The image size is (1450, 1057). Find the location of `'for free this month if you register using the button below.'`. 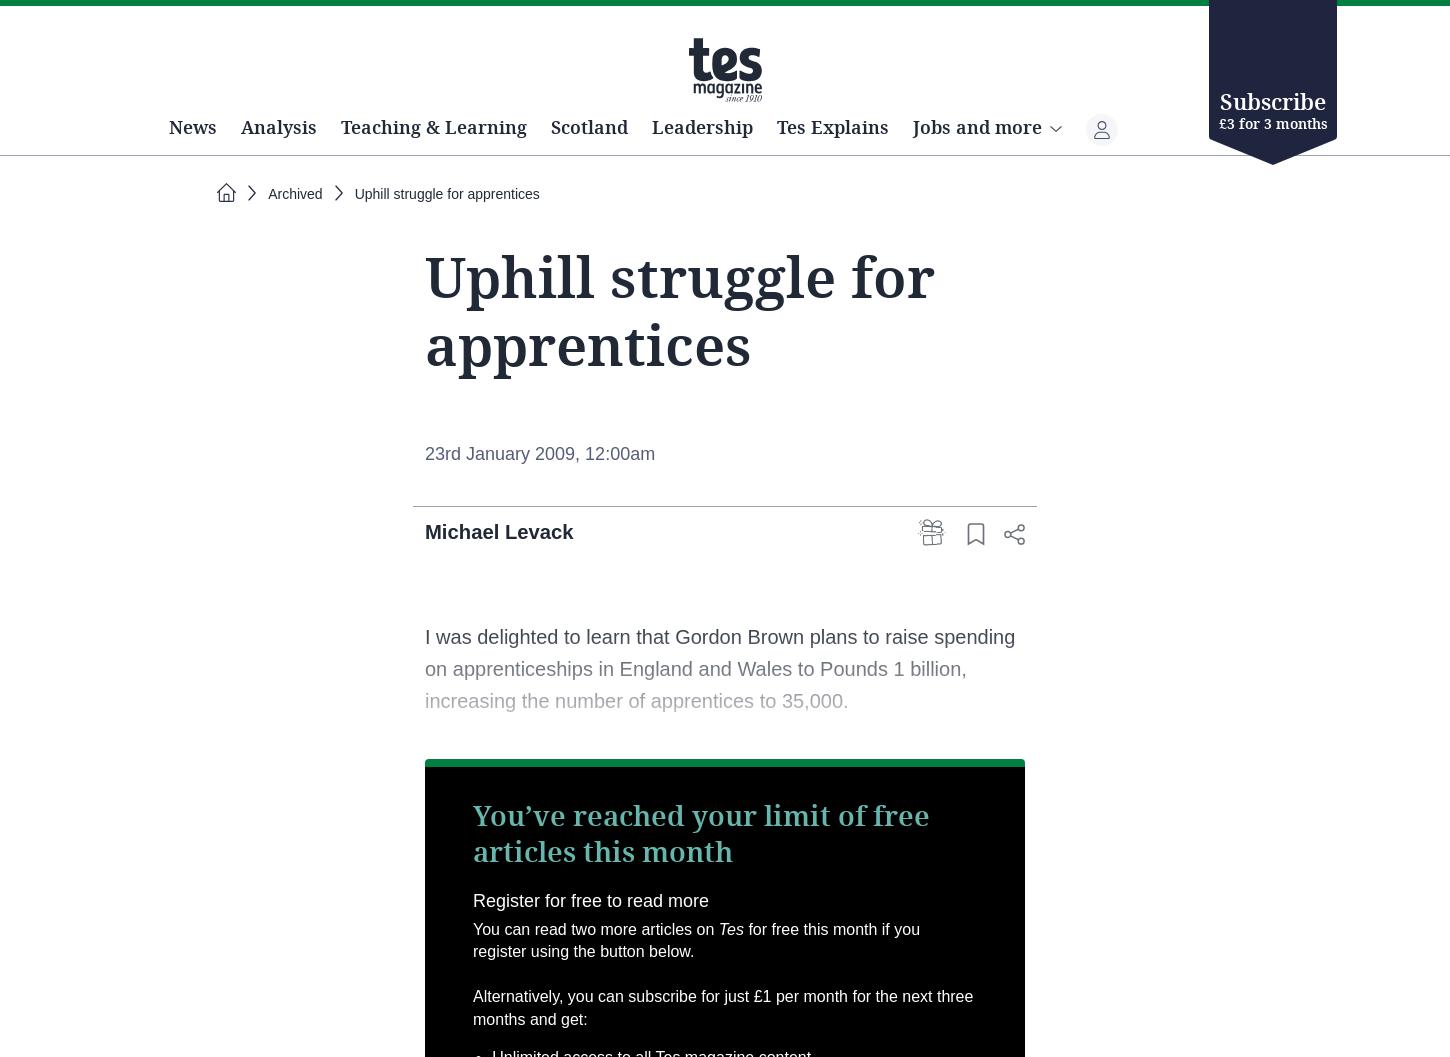

'for free this month if you register using the button below.' is located at coordinates (695, 1009).